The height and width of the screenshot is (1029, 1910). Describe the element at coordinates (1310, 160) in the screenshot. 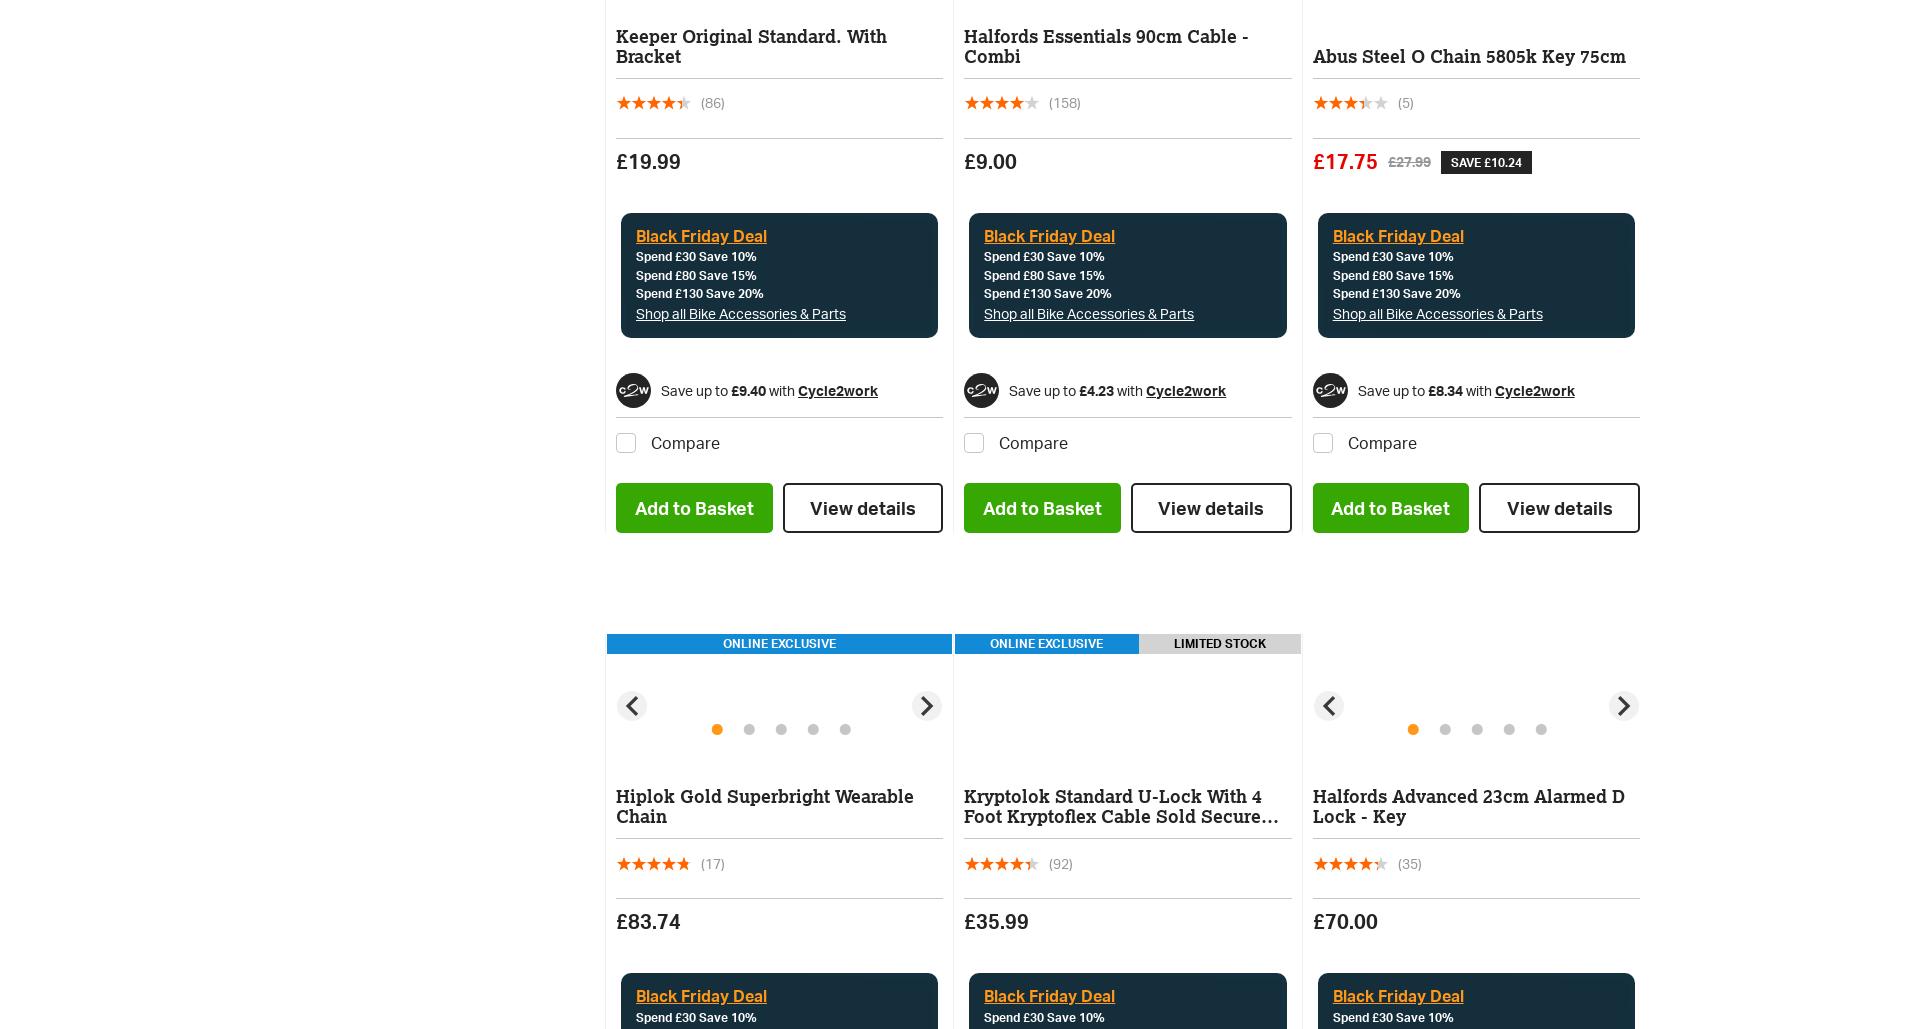

I see `'£17.75'` at that location.